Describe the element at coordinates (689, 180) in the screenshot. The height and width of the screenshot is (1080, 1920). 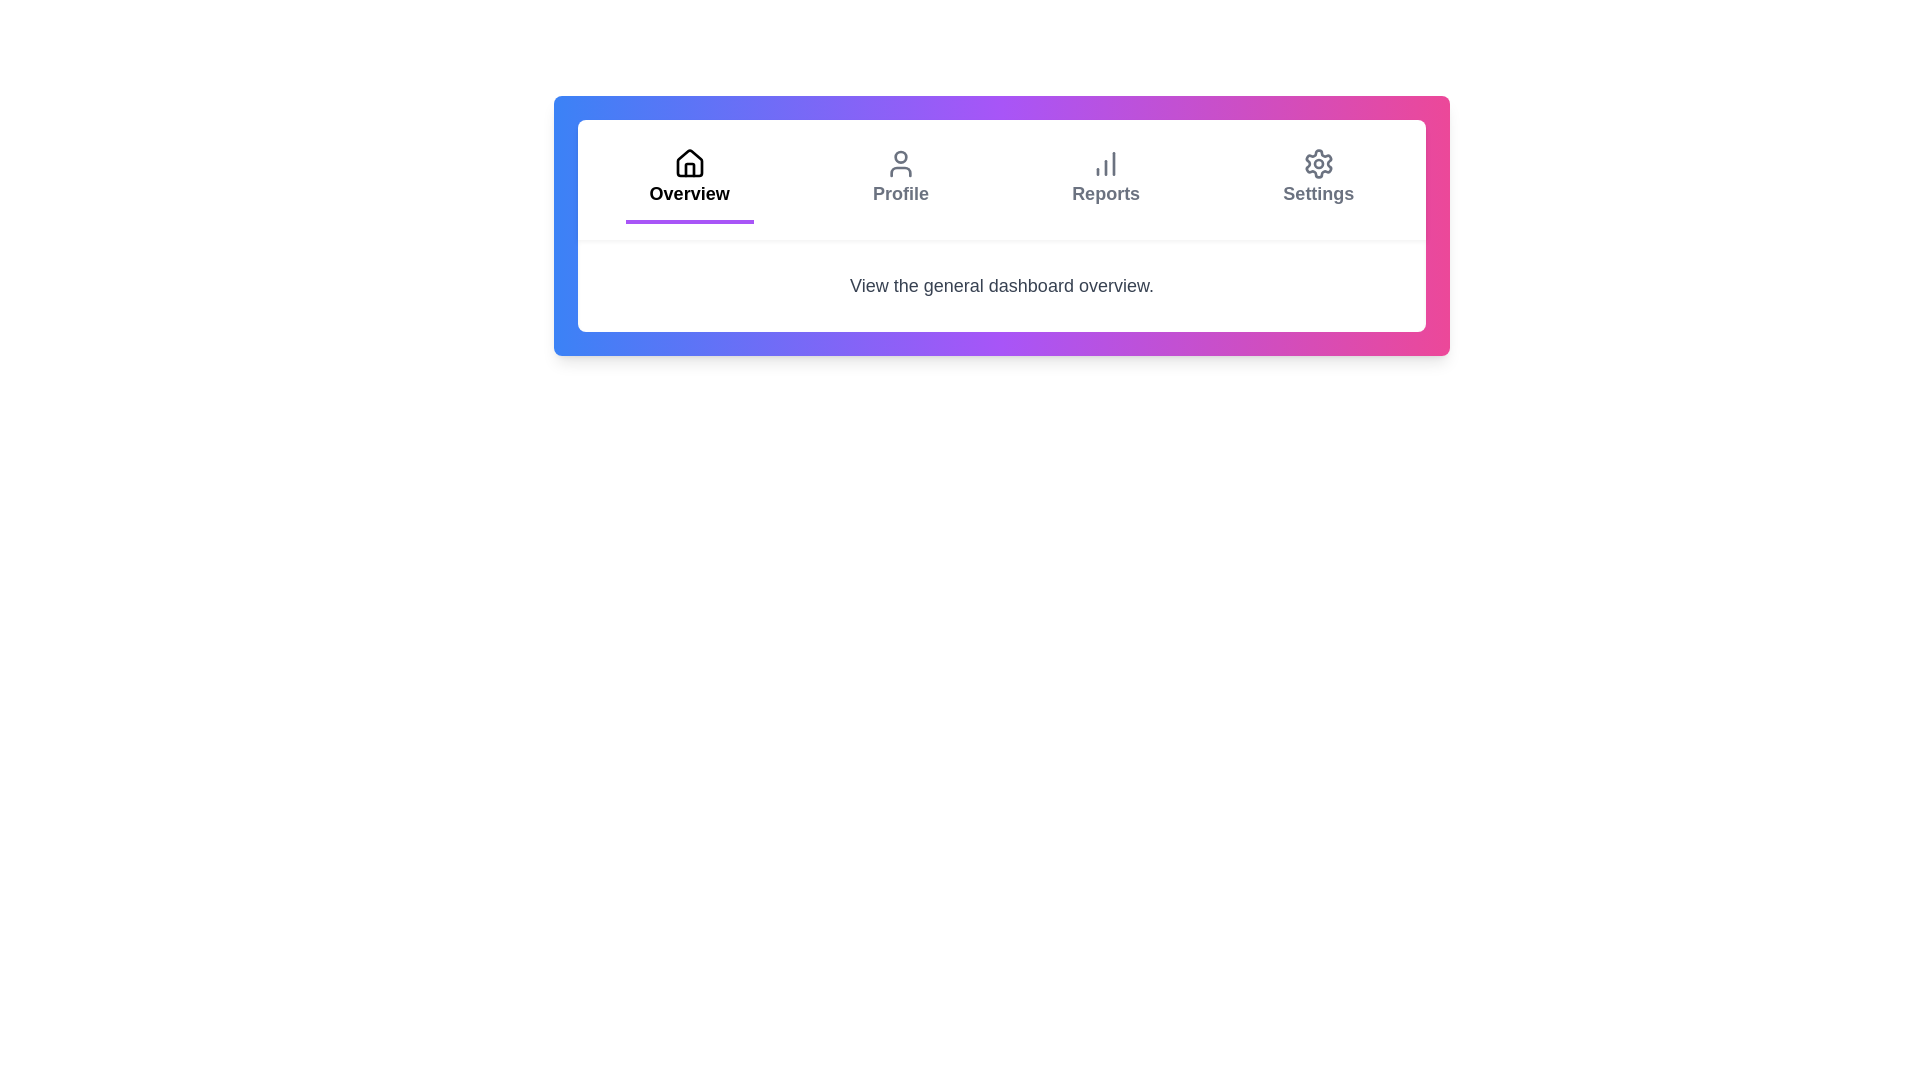
I see `the 'Overview' tab button, which is the first tab in the navigation bar, featuring a house icon and a purple underline` at that location.